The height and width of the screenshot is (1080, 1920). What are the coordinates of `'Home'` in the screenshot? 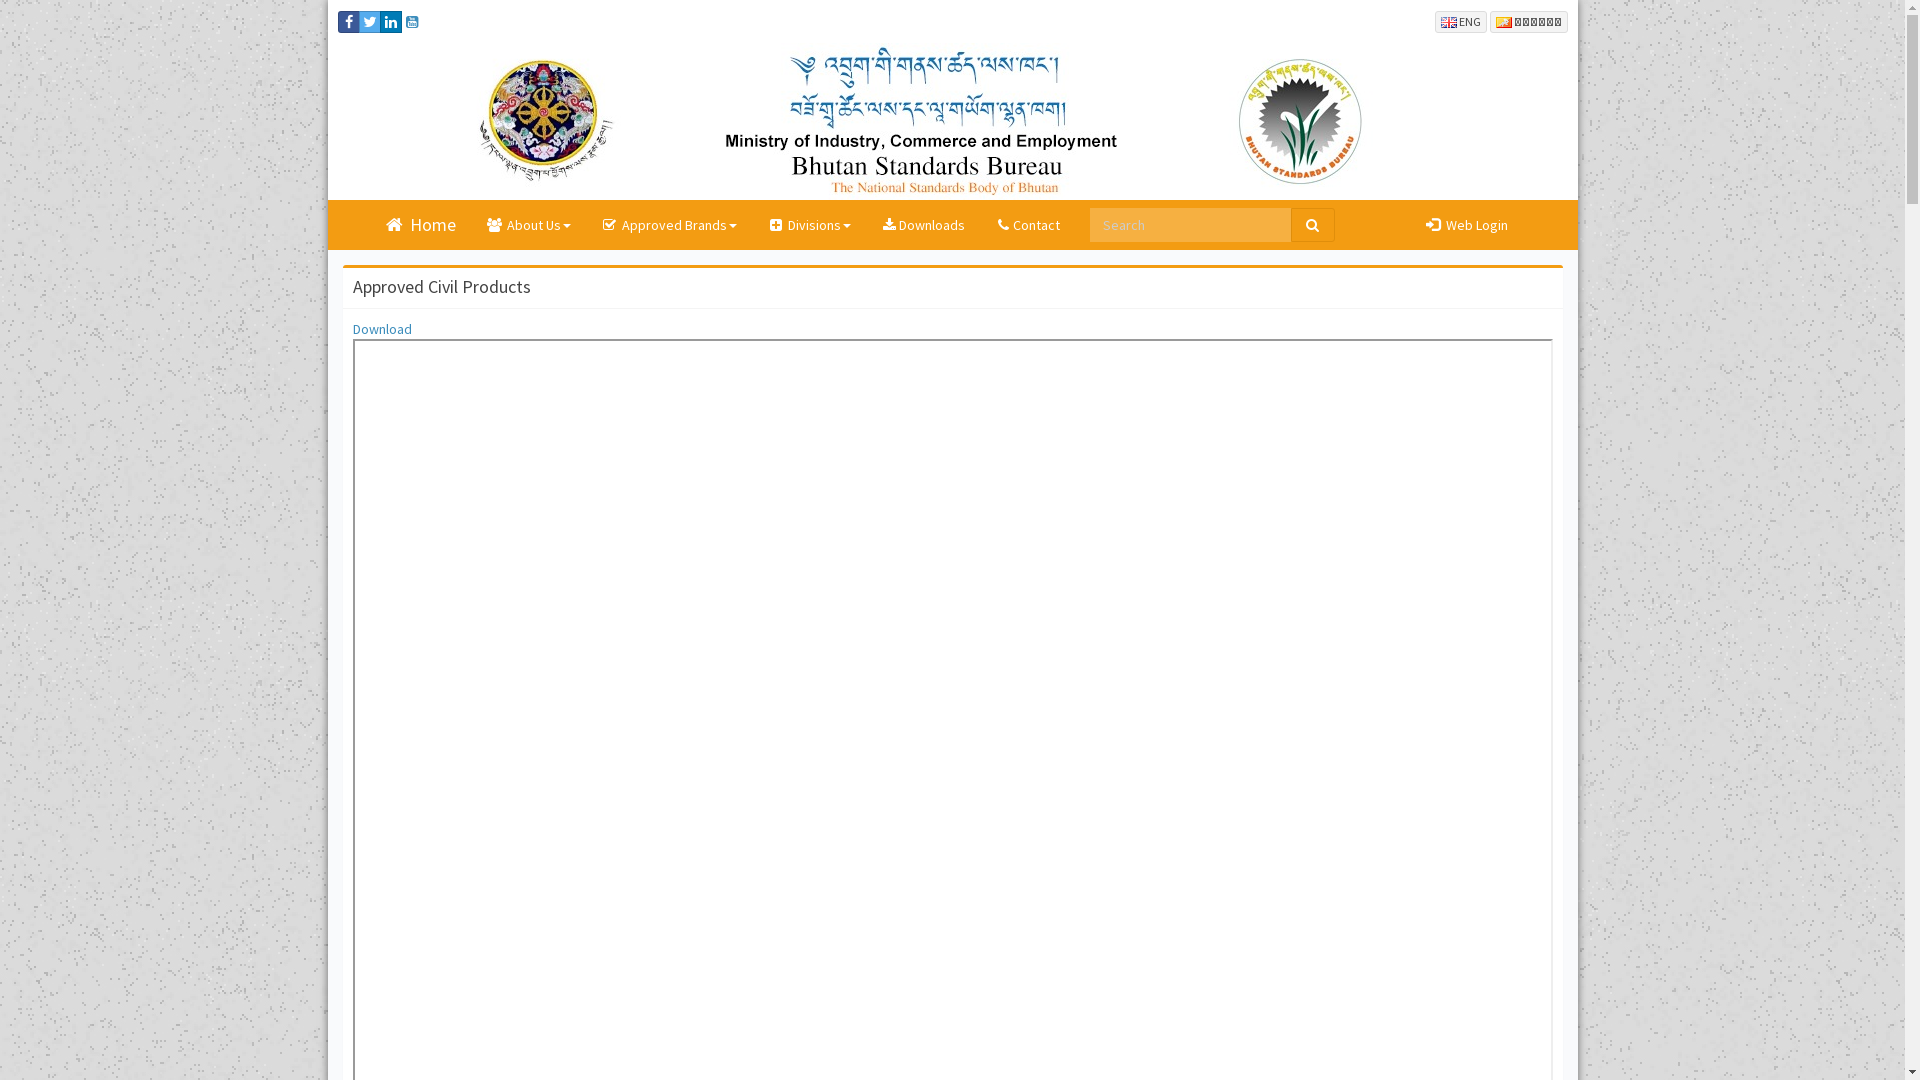 It's located at (368, 224).